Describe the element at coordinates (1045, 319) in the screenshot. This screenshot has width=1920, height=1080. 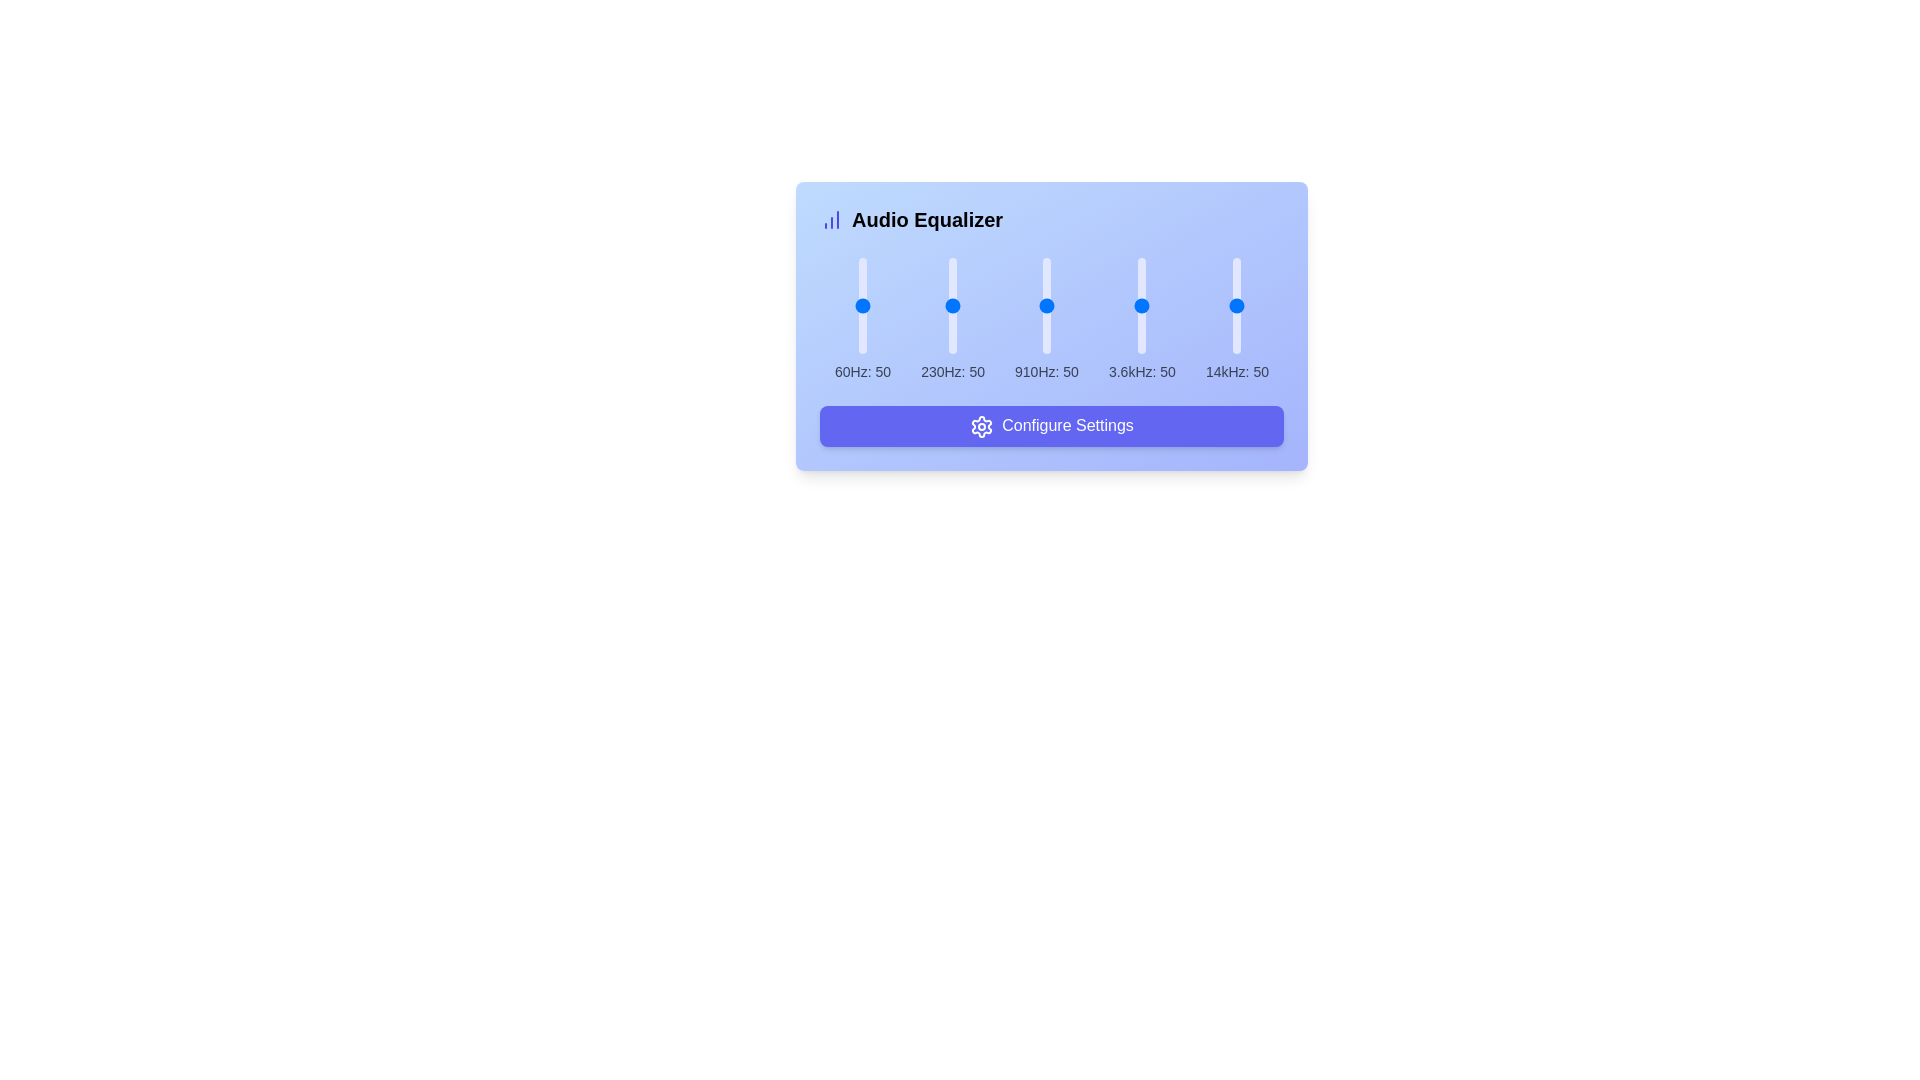
I see `the vertical slider labeled '910Hz: 50' to set its value at a specific point` at that location.